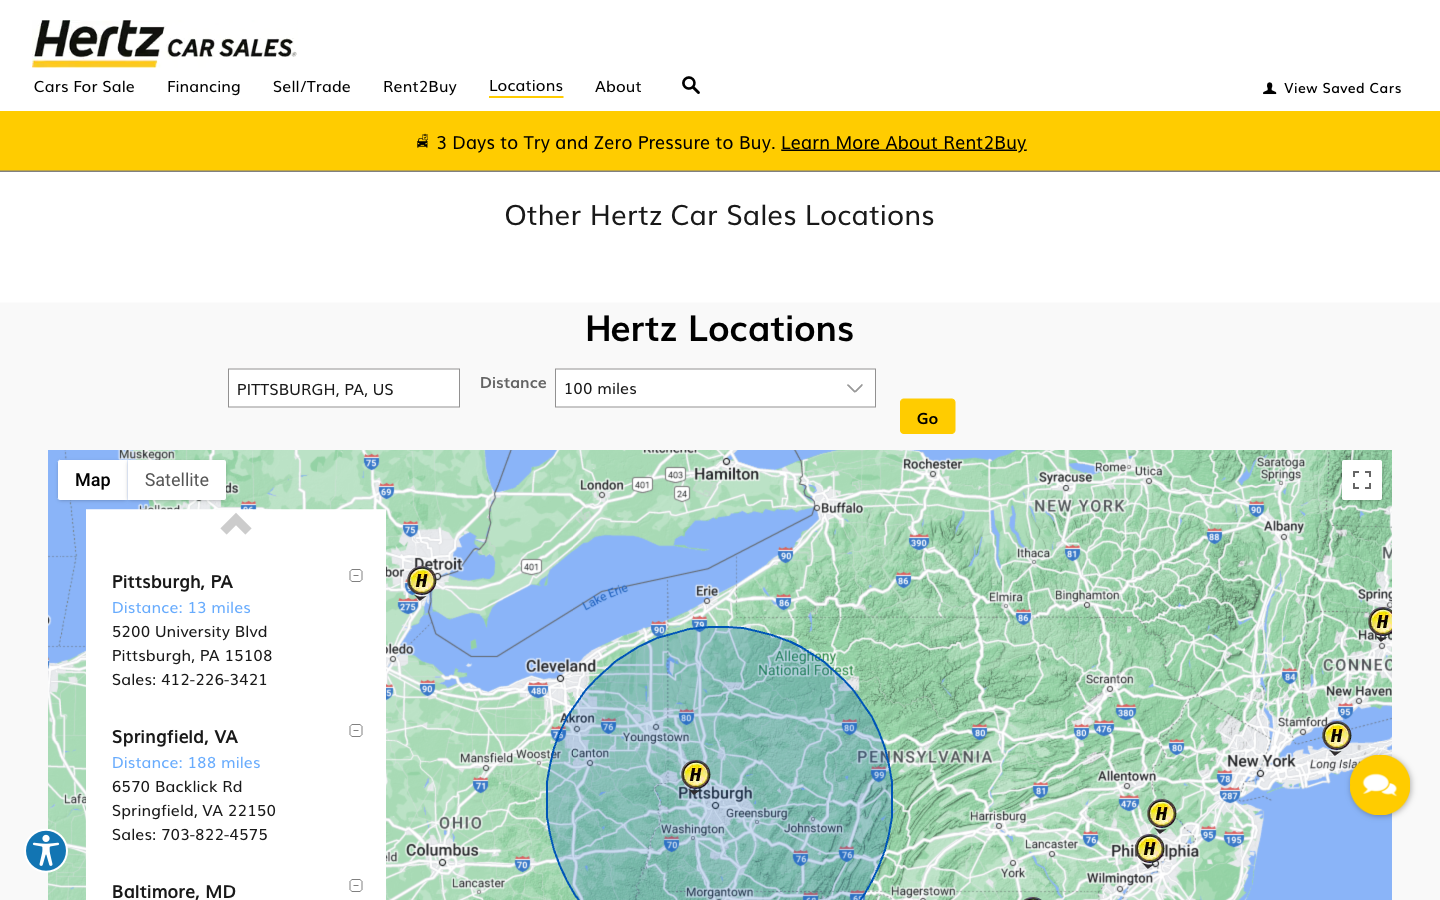 This screenshot has width=1440, height=900. What do you see at coordinates (904, 141) in the screenshot?
I see `Redirect to learn more about rent2buy` at bounding box center [904, 141].